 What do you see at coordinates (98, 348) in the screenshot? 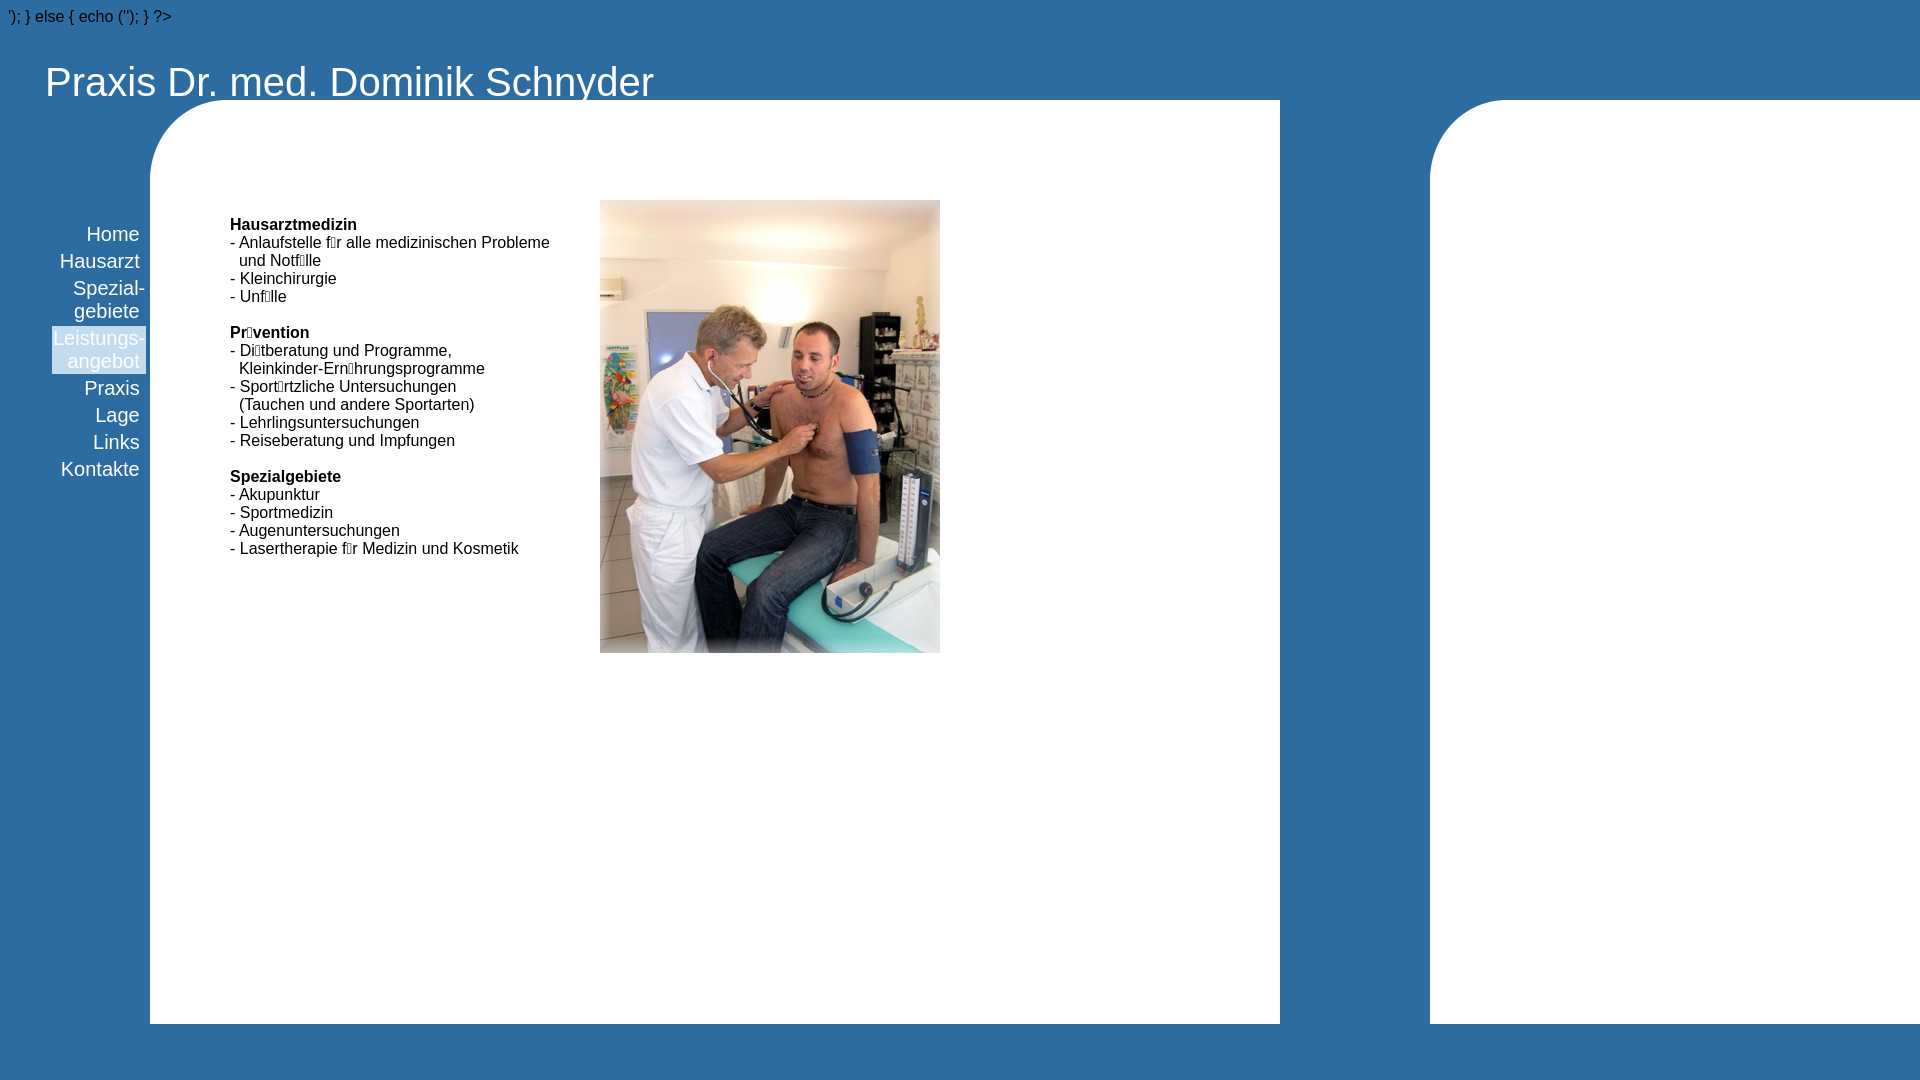
I see `'Leistungs-` at bounding box center [98, 348].